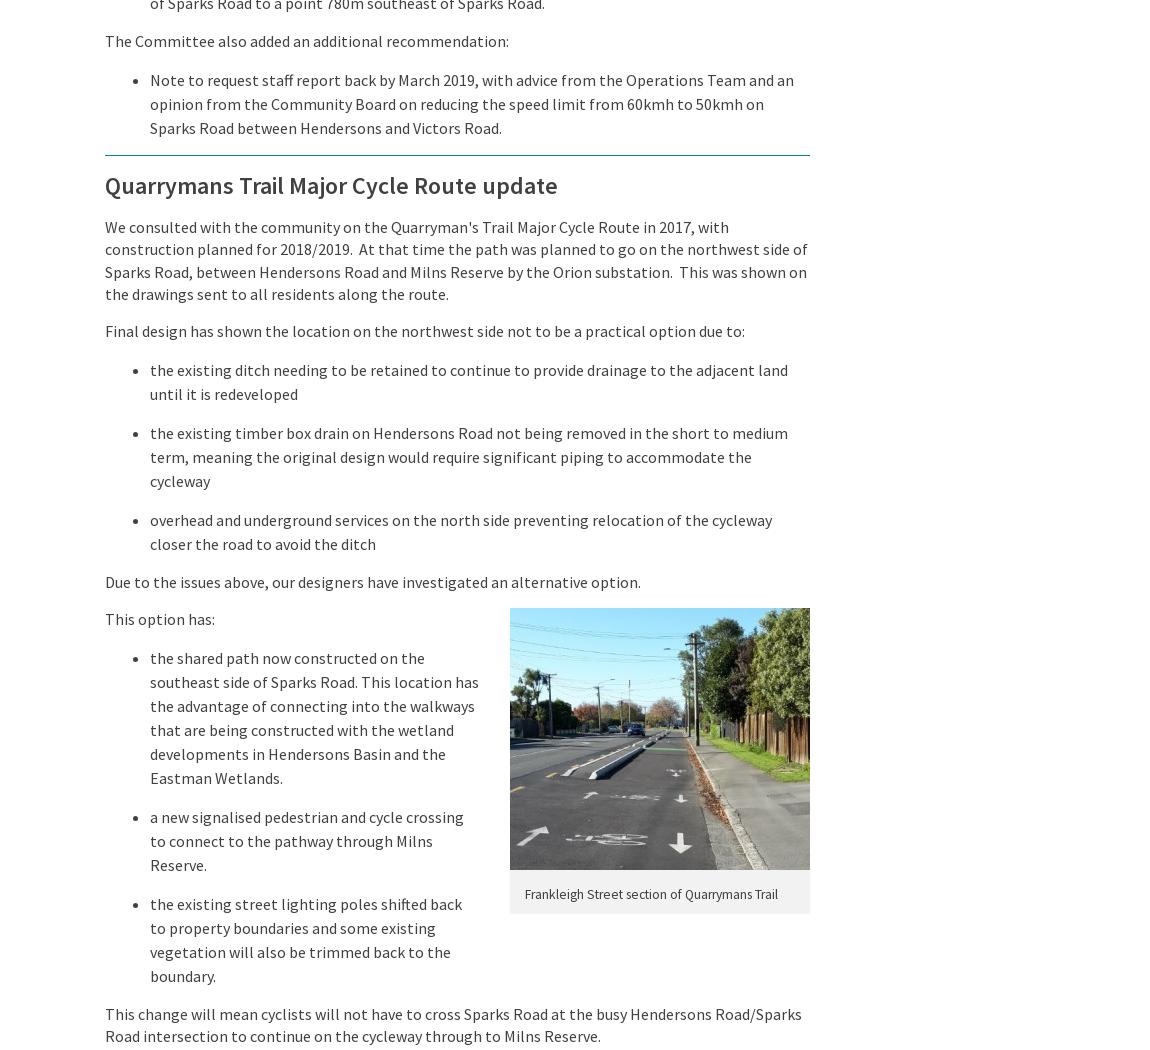 The width and height of the screenshot is (1150, 1050). I want to click on 'Note to request staff report back by March 2019, with advice from the Operations Team and an opinion from the Community Board on reducing the speed limit from 60kmh to 50kmh on Sparks Road between Hendersons and Victors Road.', so click(471, 103).